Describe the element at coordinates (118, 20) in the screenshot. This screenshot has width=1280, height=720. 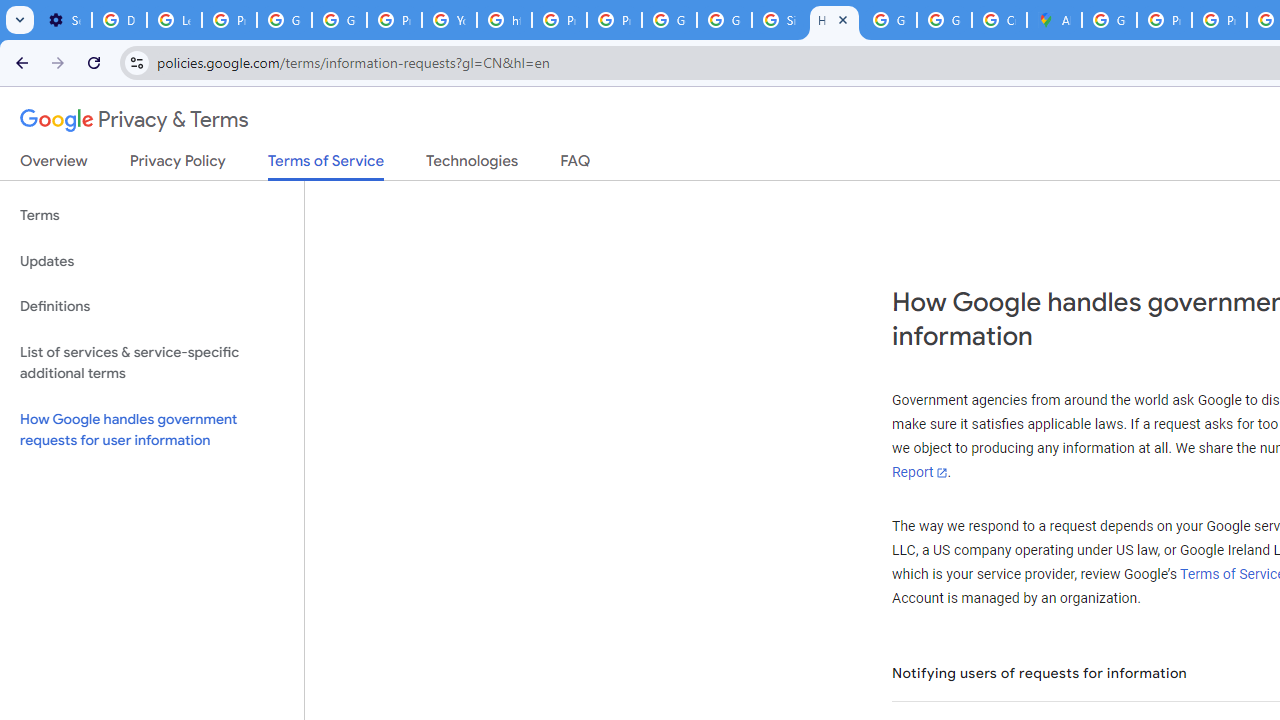
I see `'Delete photos & videos - Computer - Google Photos Help'` at that location.